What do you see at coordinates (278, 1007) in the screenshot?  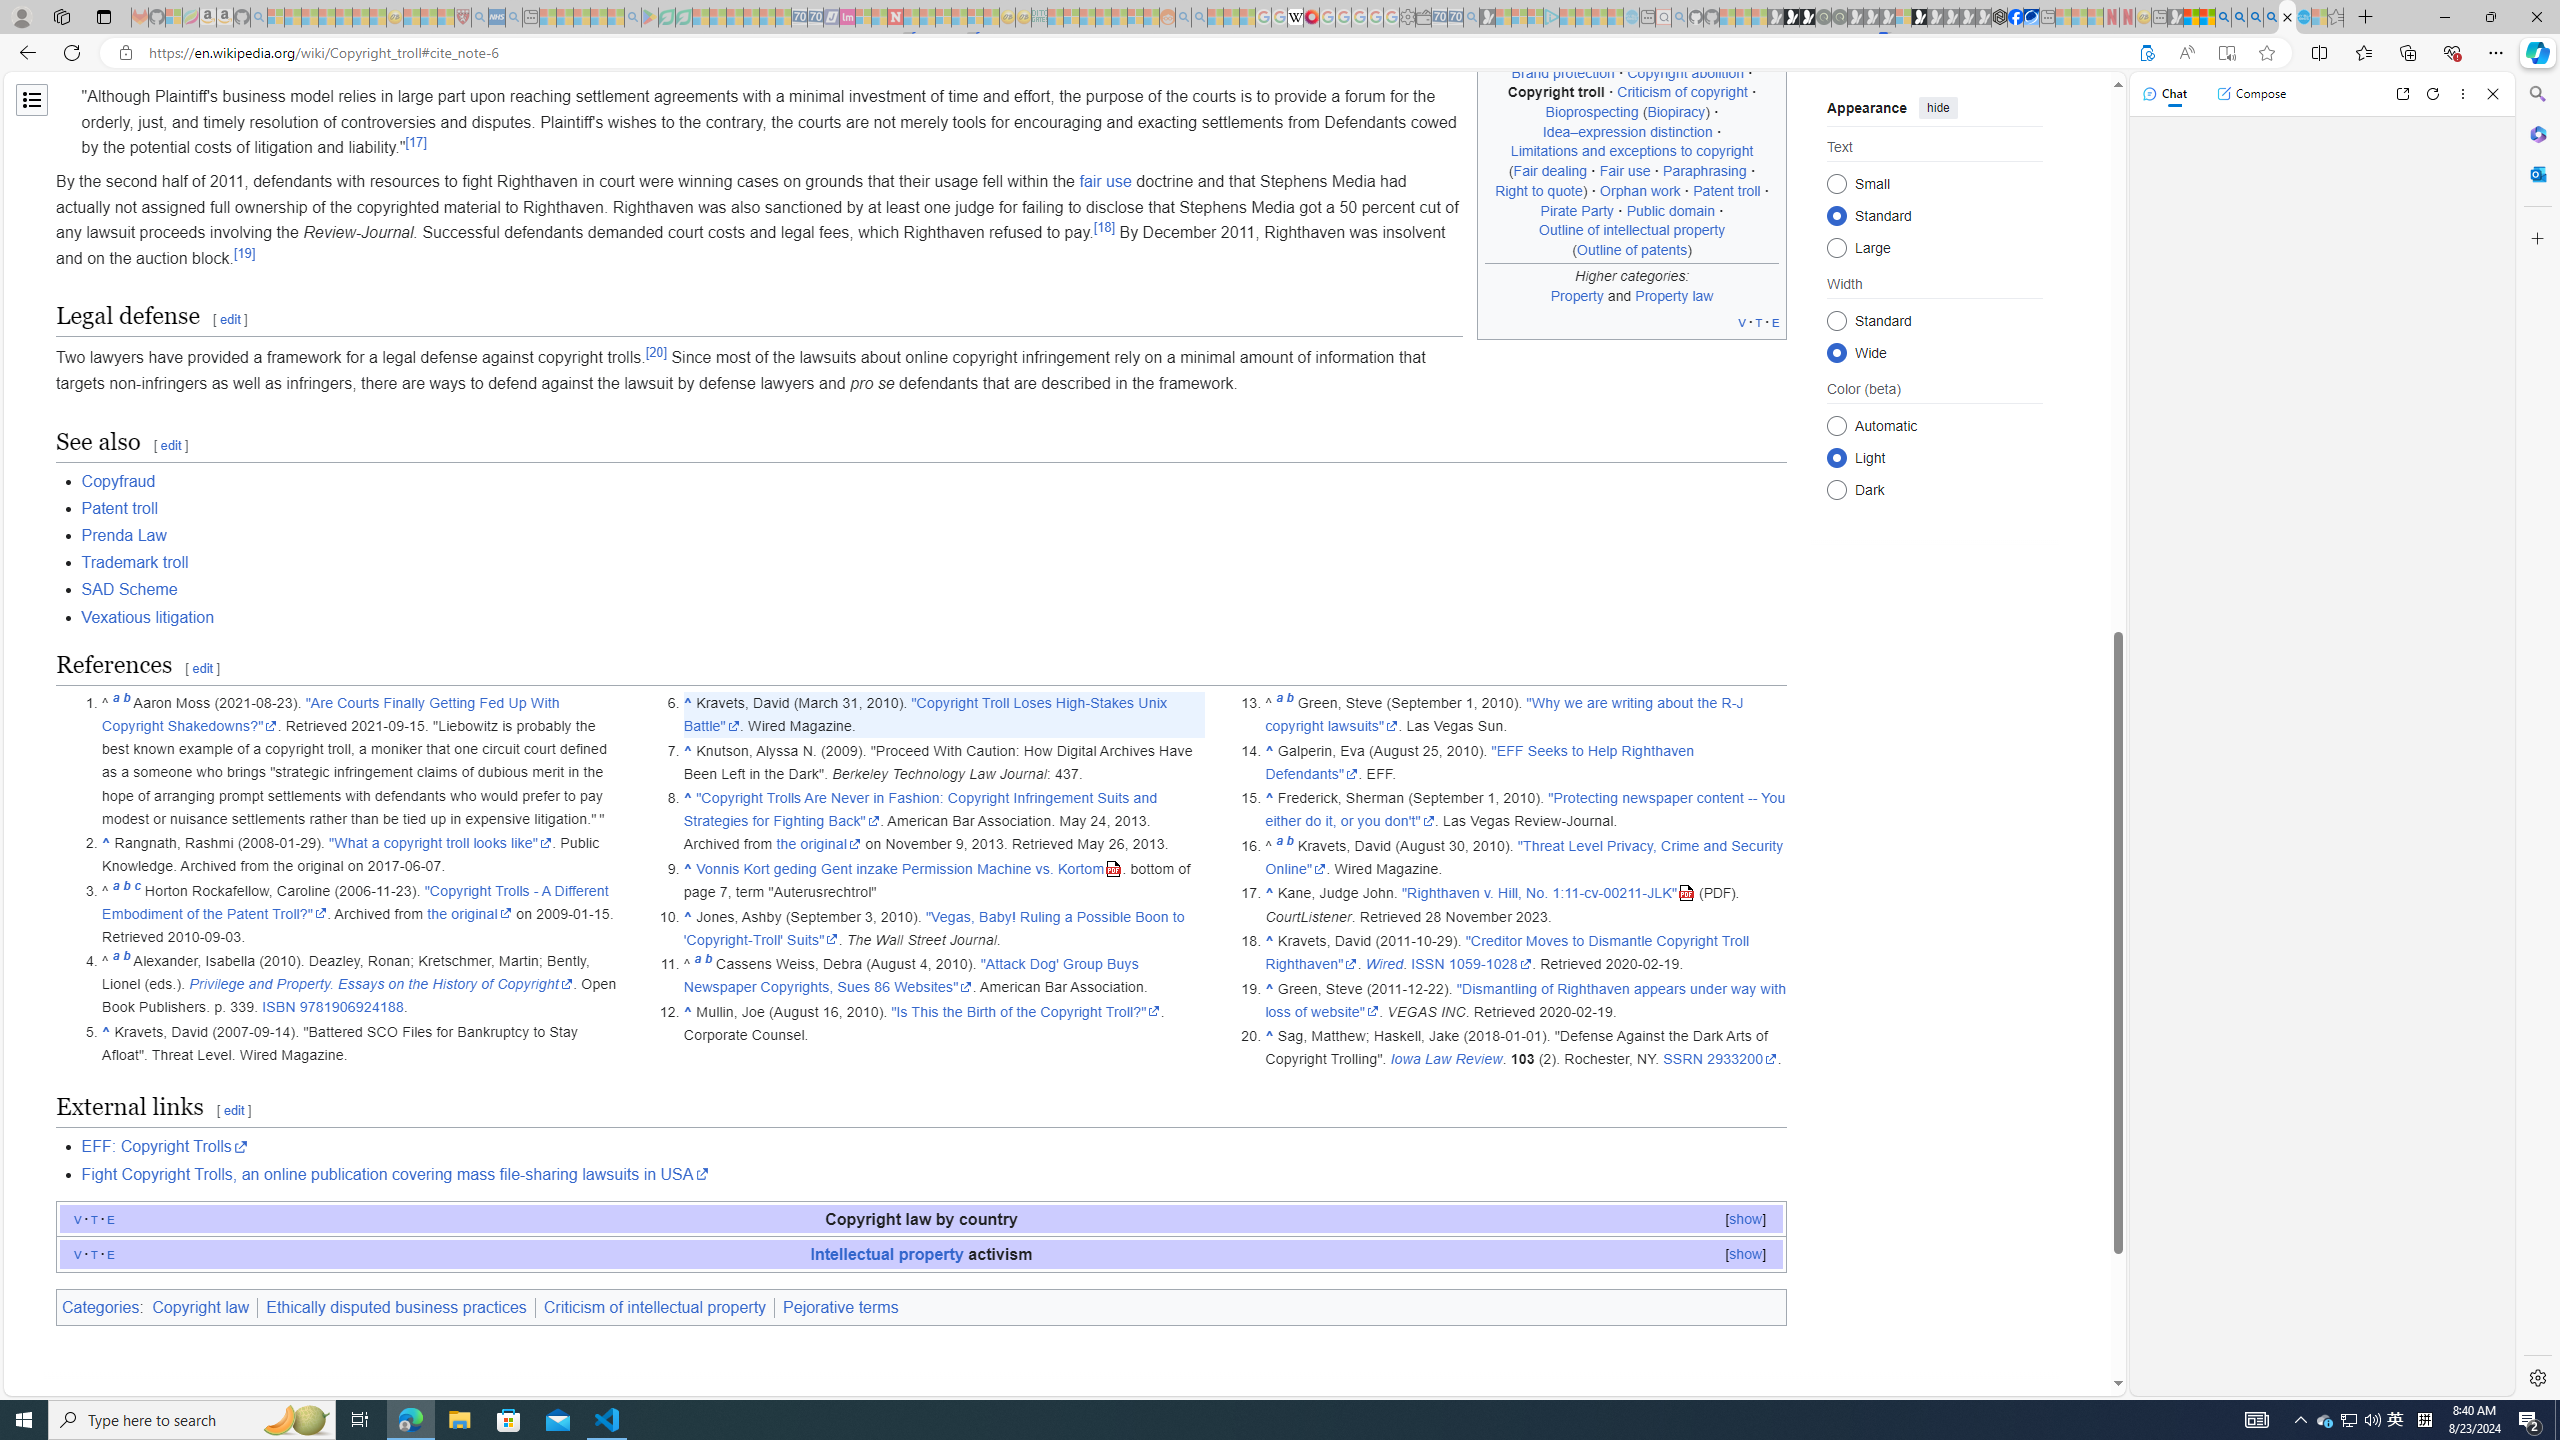 I see `'ISBN'` at bounding box center [278, 1007].